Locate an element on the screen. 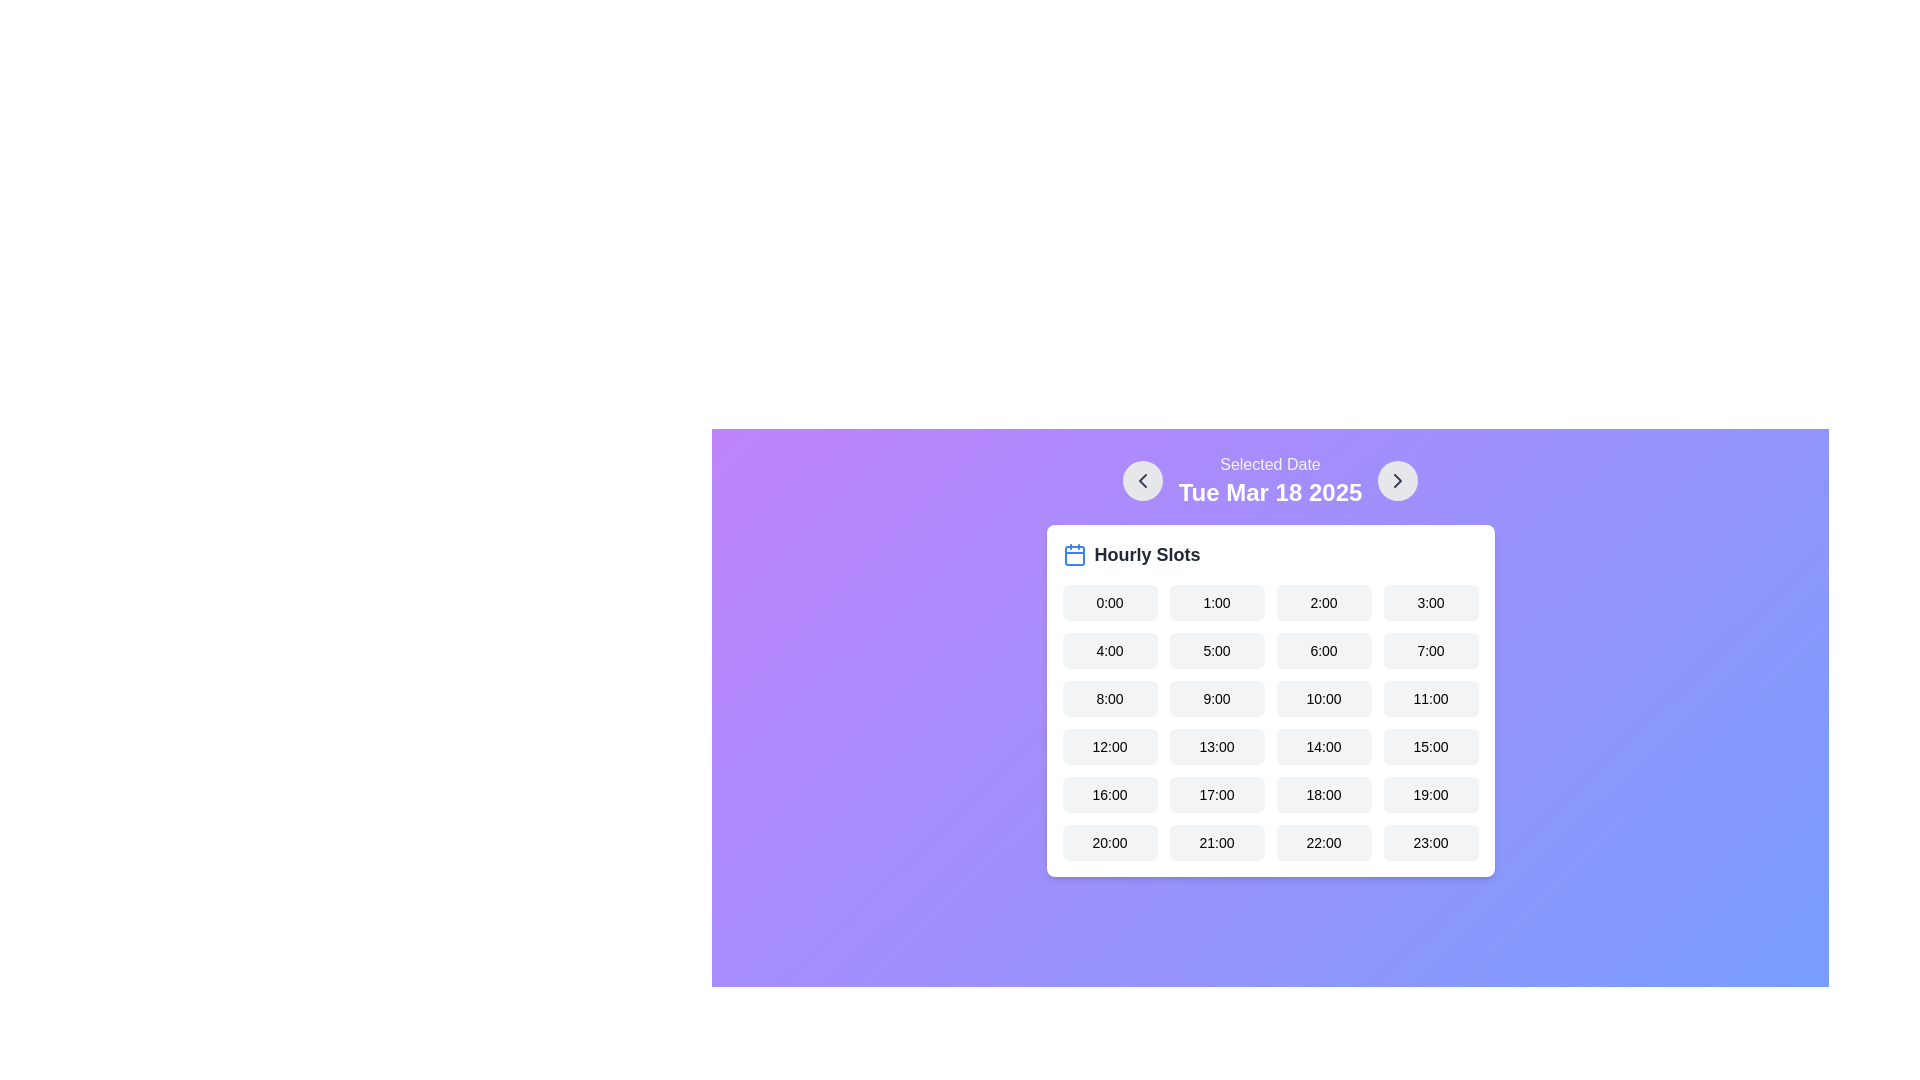  the button labeled '3:00' in the 'Hourly Slots' section is located at coordinates (1429, 601).